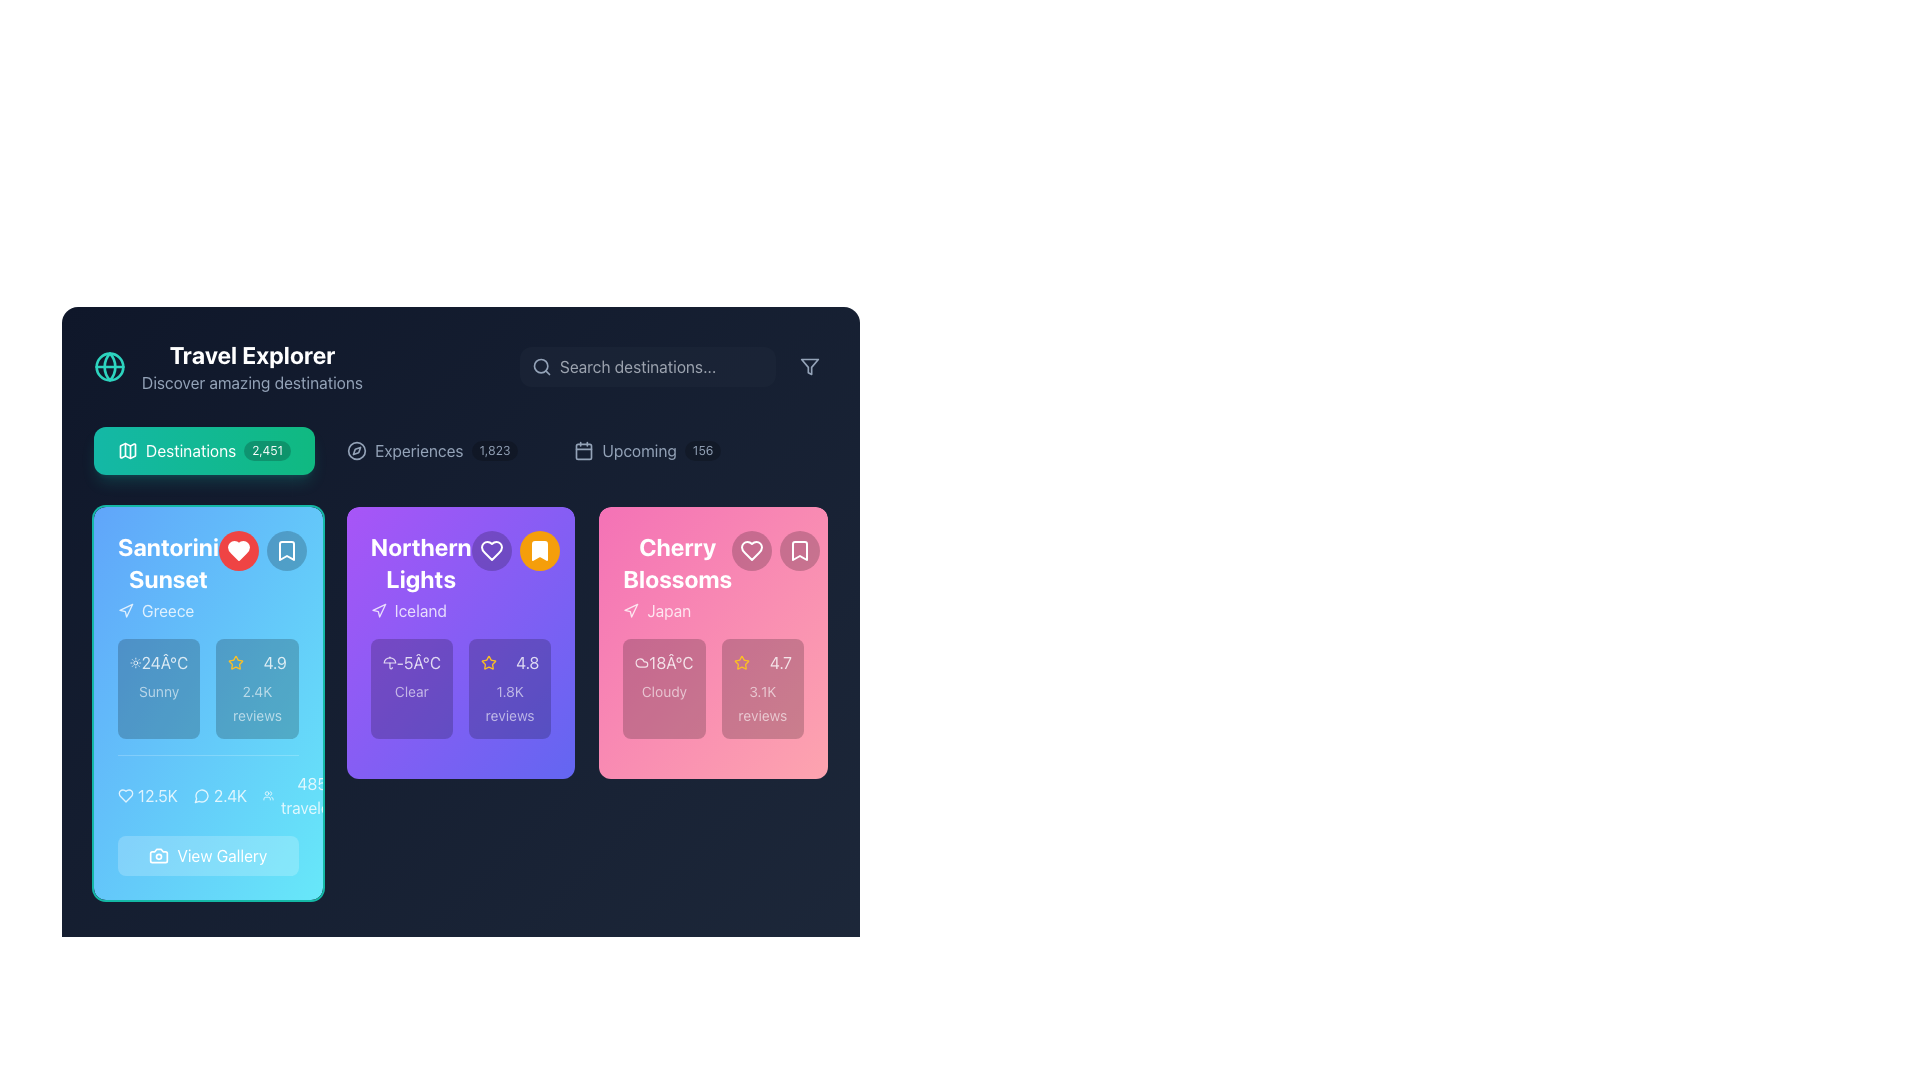  What do you see at coordinates (703, 451) in the screenshot?
I see `the small, pill-shaped badge displaying the number '156' with a dark translucent background, located to the right of the 'Upcoming' text in the navigation bar` at bounding box center [703, 451].